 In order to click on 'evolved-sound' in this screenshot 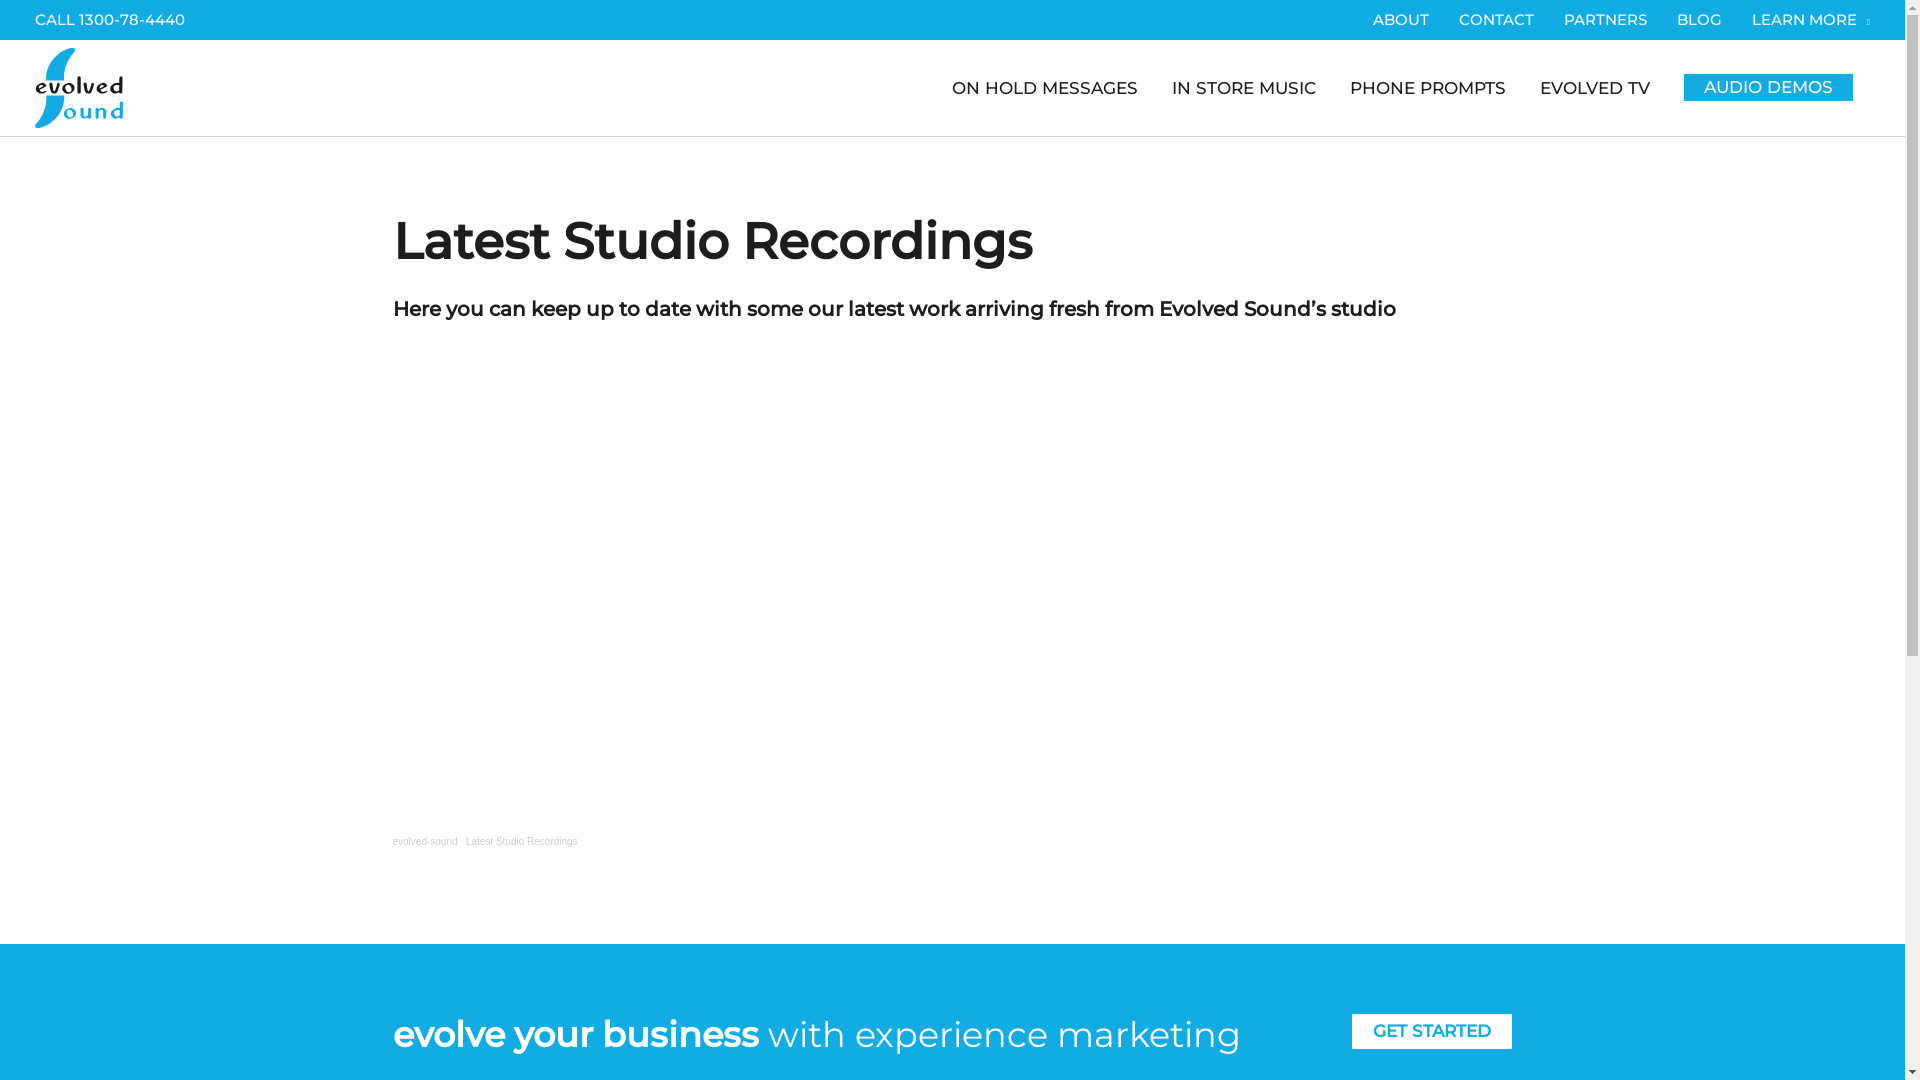, I will do `click(423, 841)`.